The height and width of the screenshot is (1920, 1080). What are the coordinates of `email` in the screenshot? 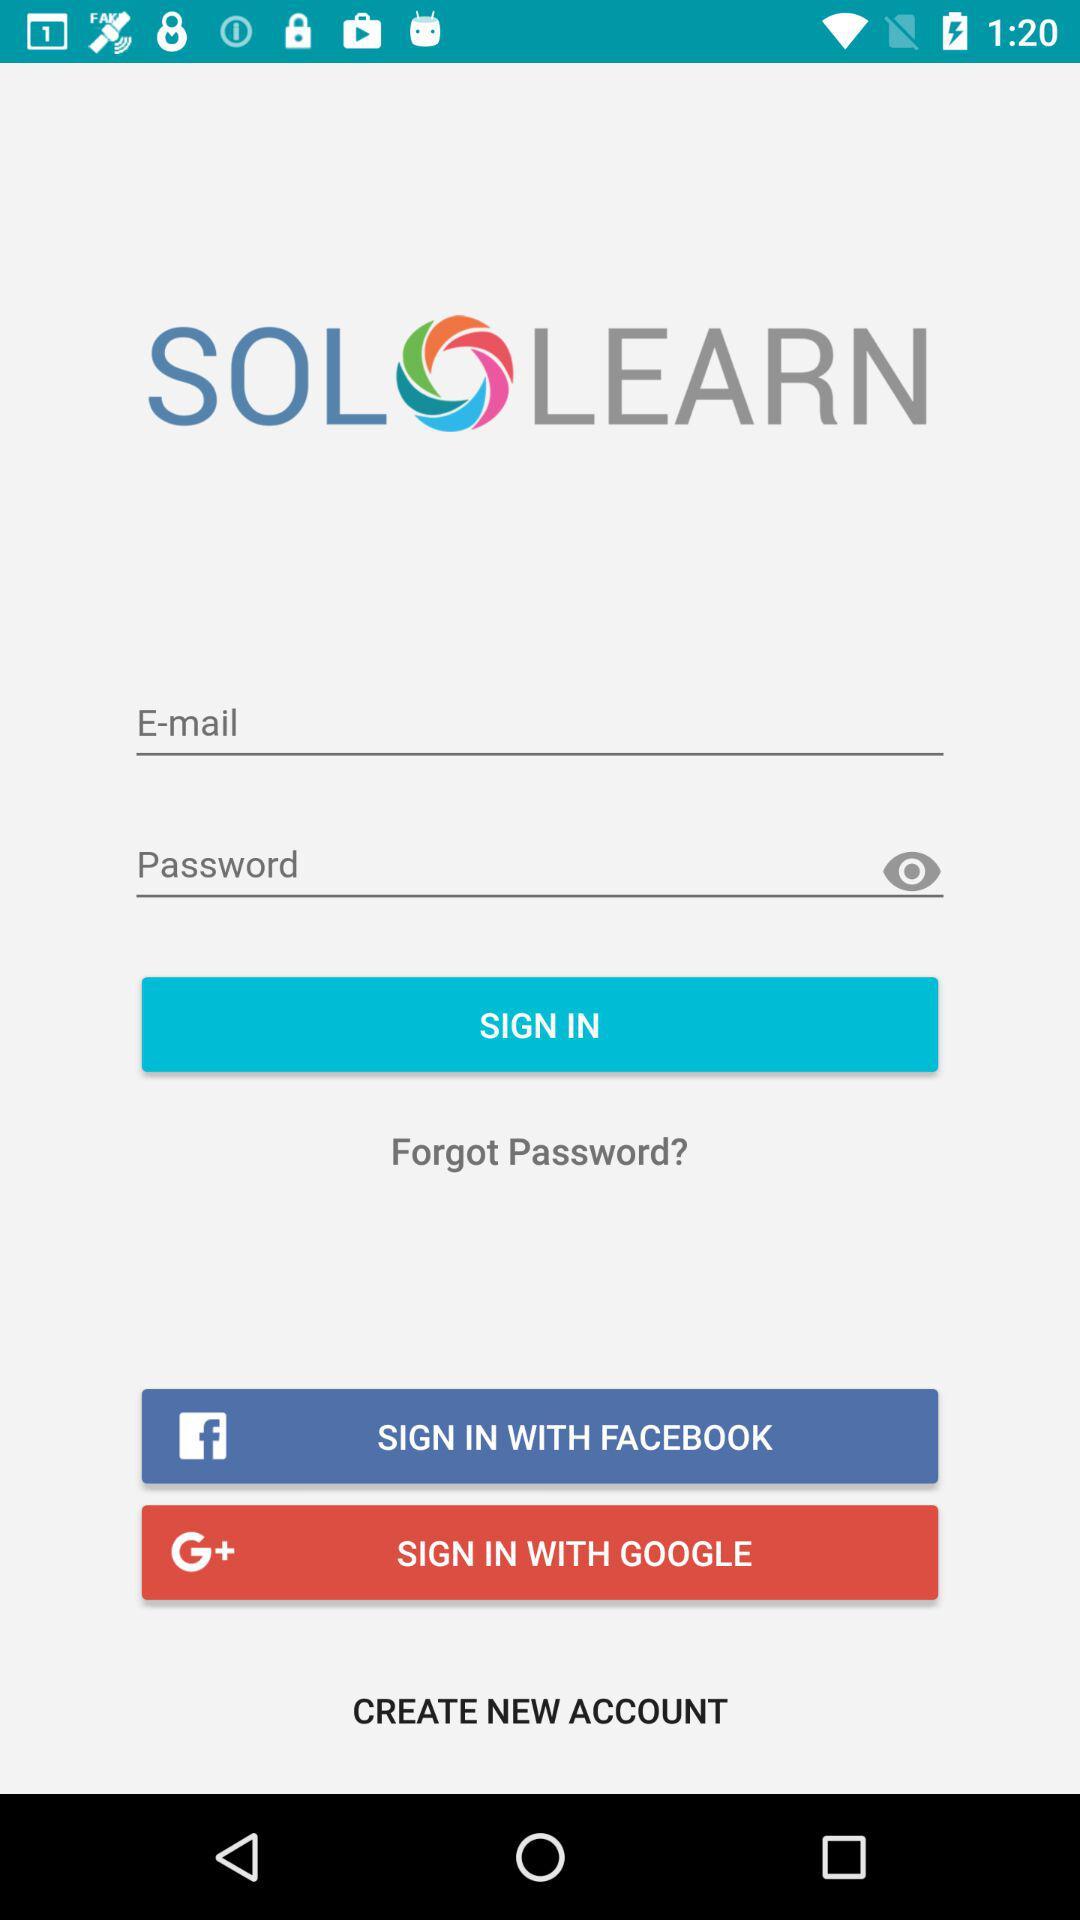 It's located at (540, 723).